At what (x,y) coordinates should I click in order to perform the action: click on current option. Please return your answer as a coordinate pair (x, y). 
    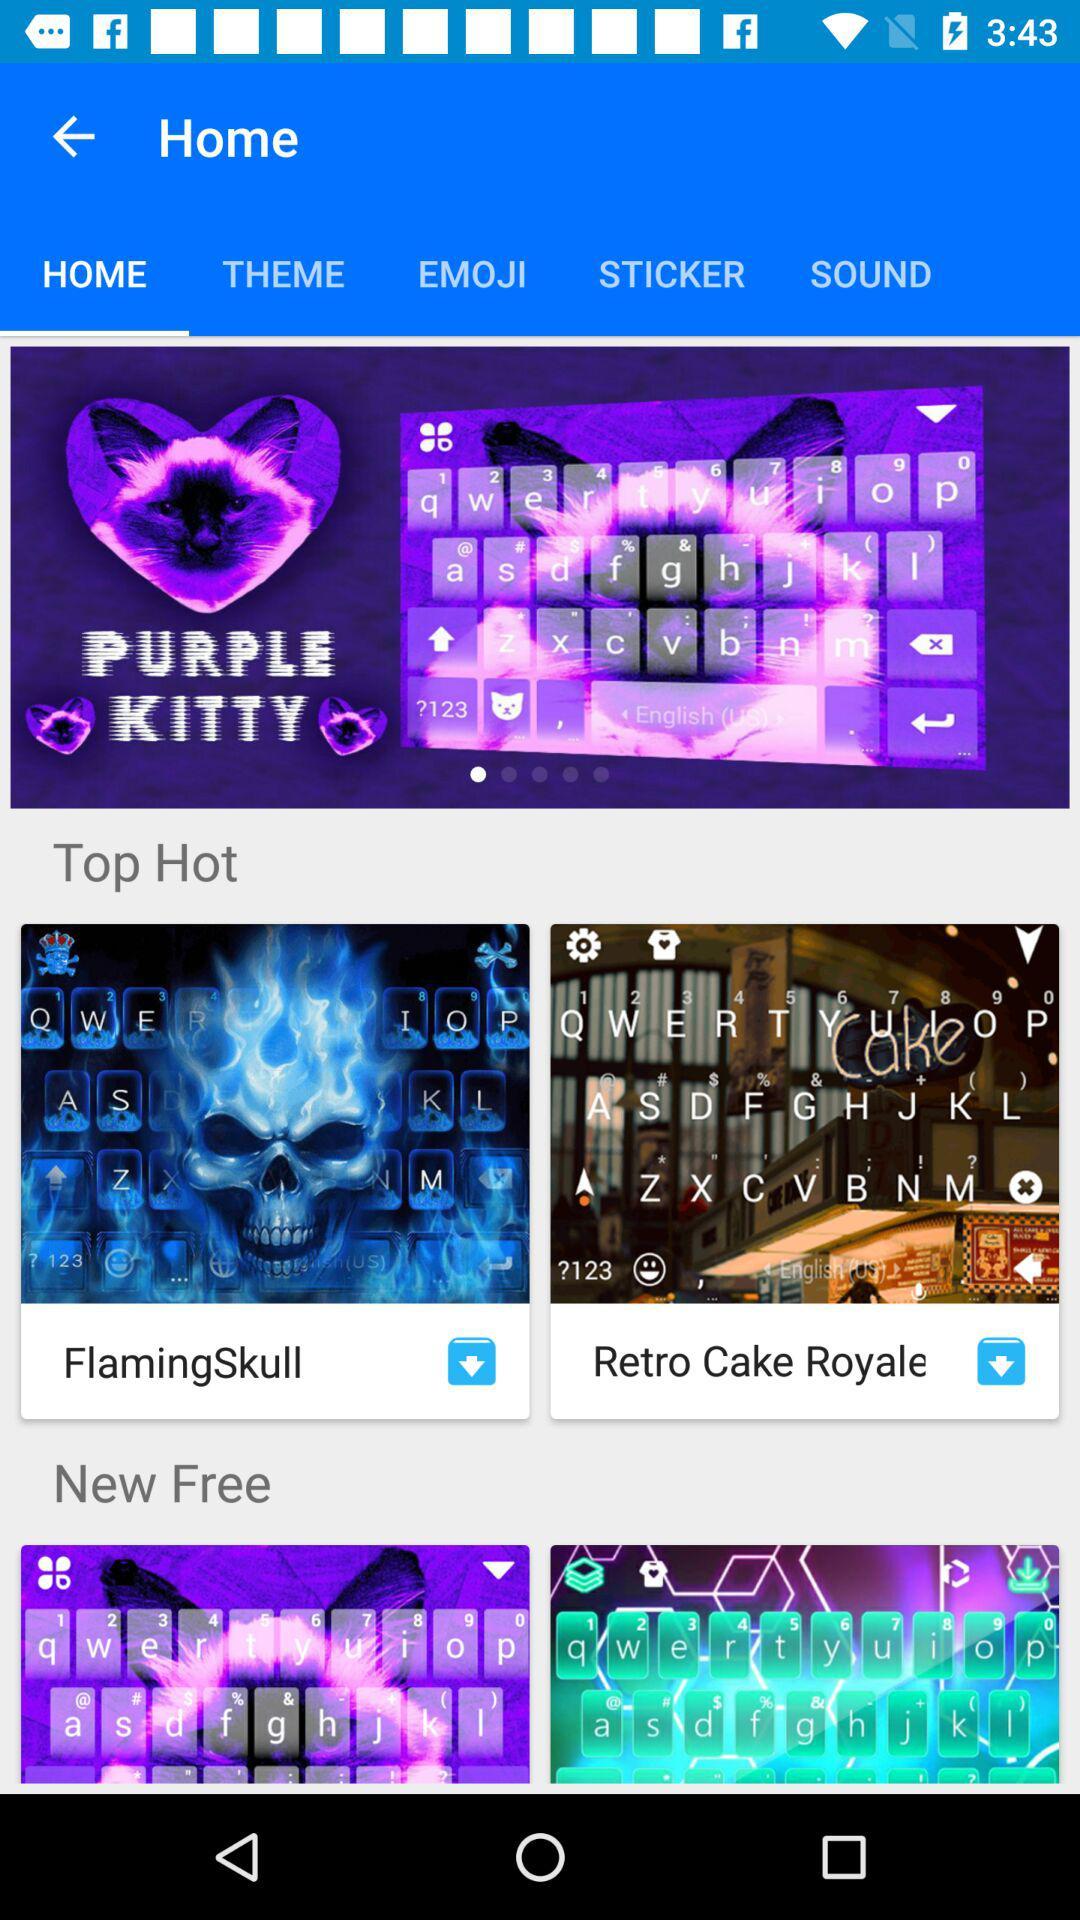
    Looking at the image, I should click on (540, 576).